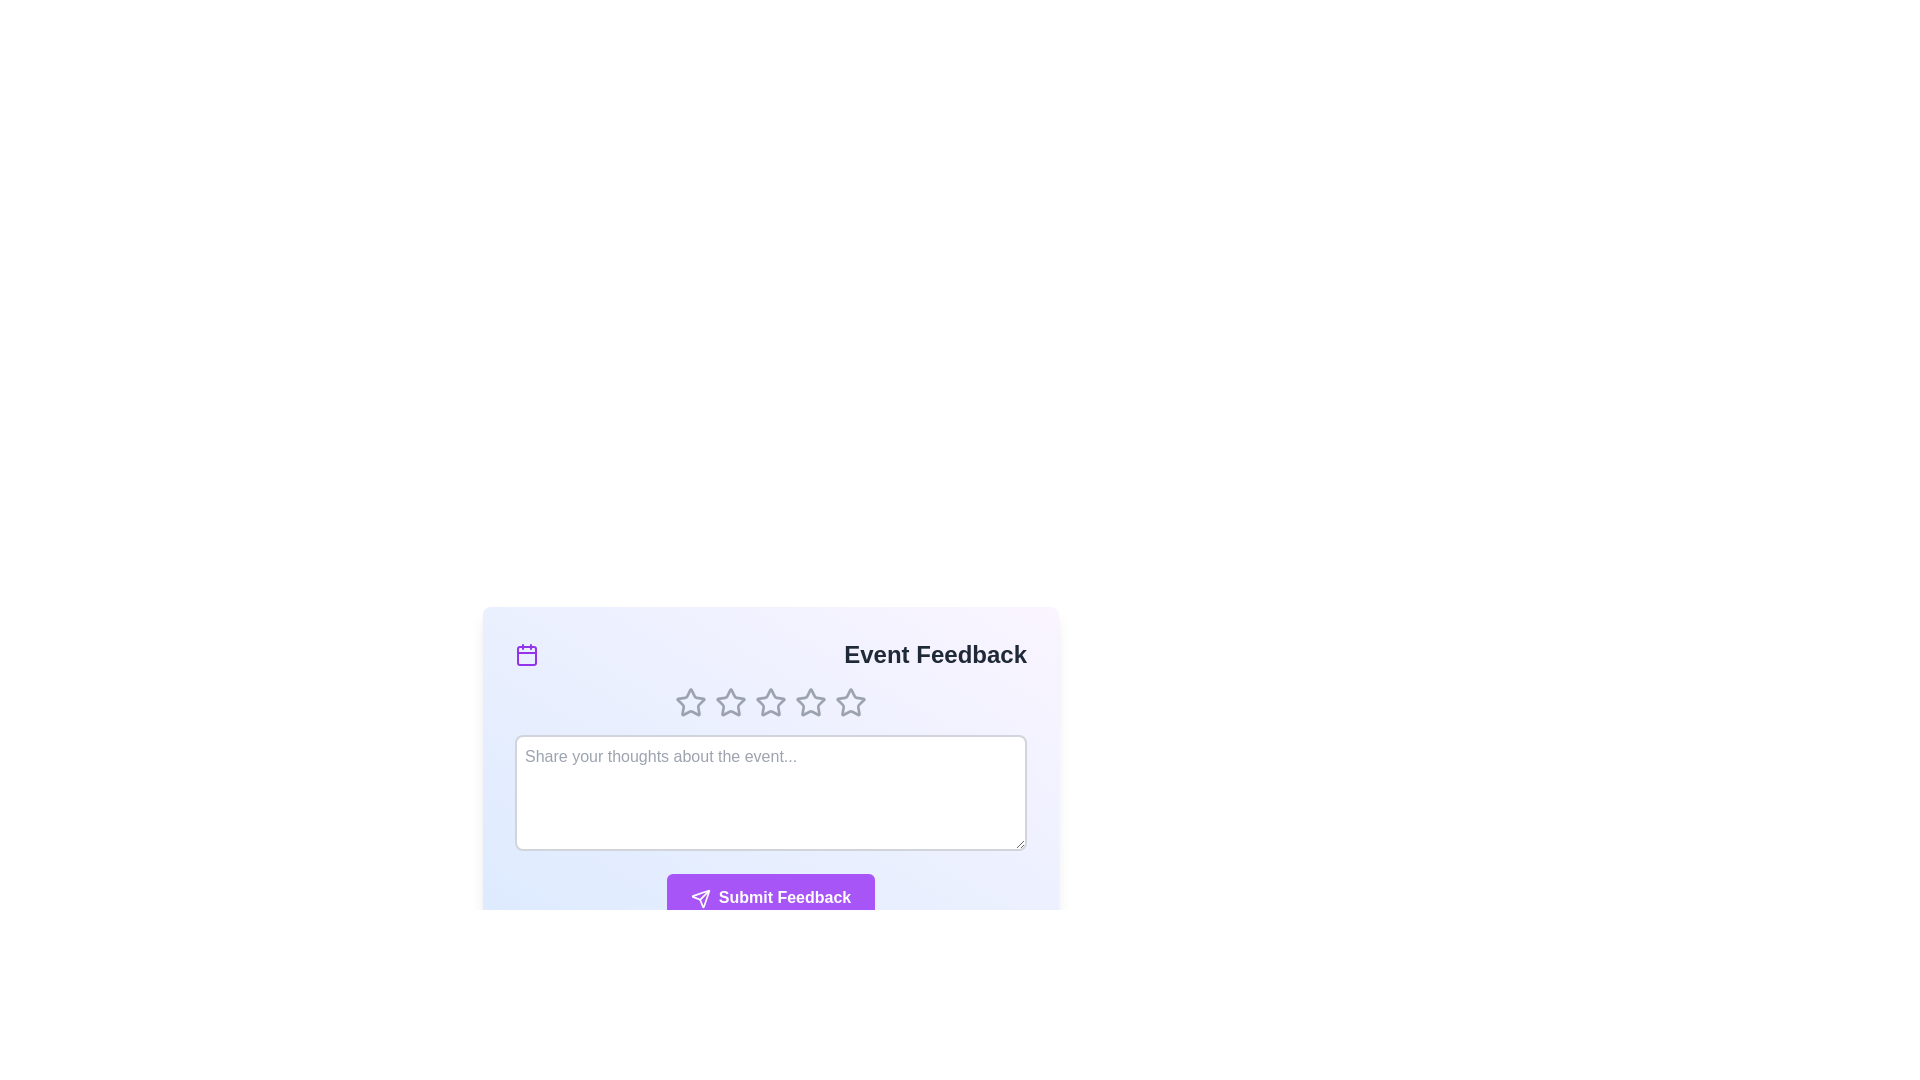  What do you see at coordinates (729, 701) in the screenshot?
I see `the second star icon used for providing a 2-star rating, located centrally below the 'Event Feedback' title` at bounding box center [729, 701].